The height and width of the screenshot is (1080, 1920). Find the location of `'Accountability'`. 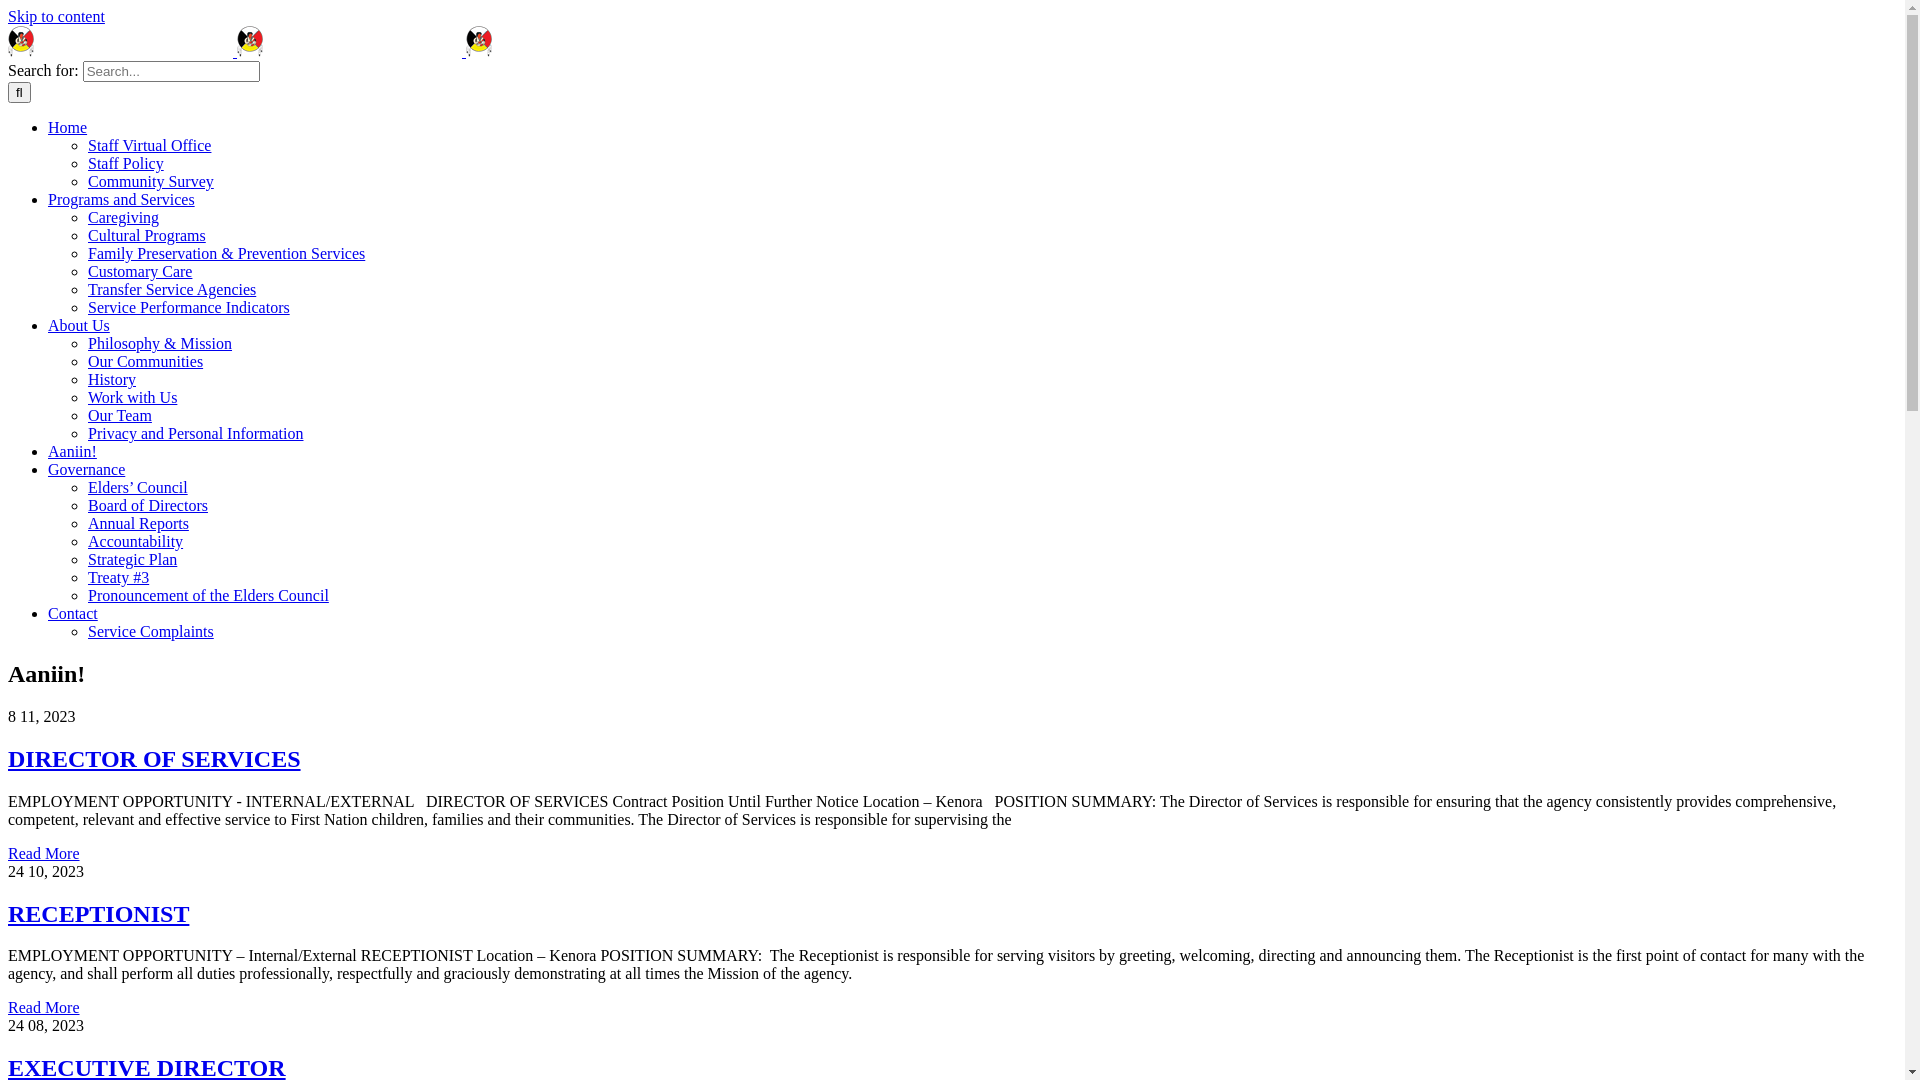

'Accountability' is located at coordinates (134, 541).